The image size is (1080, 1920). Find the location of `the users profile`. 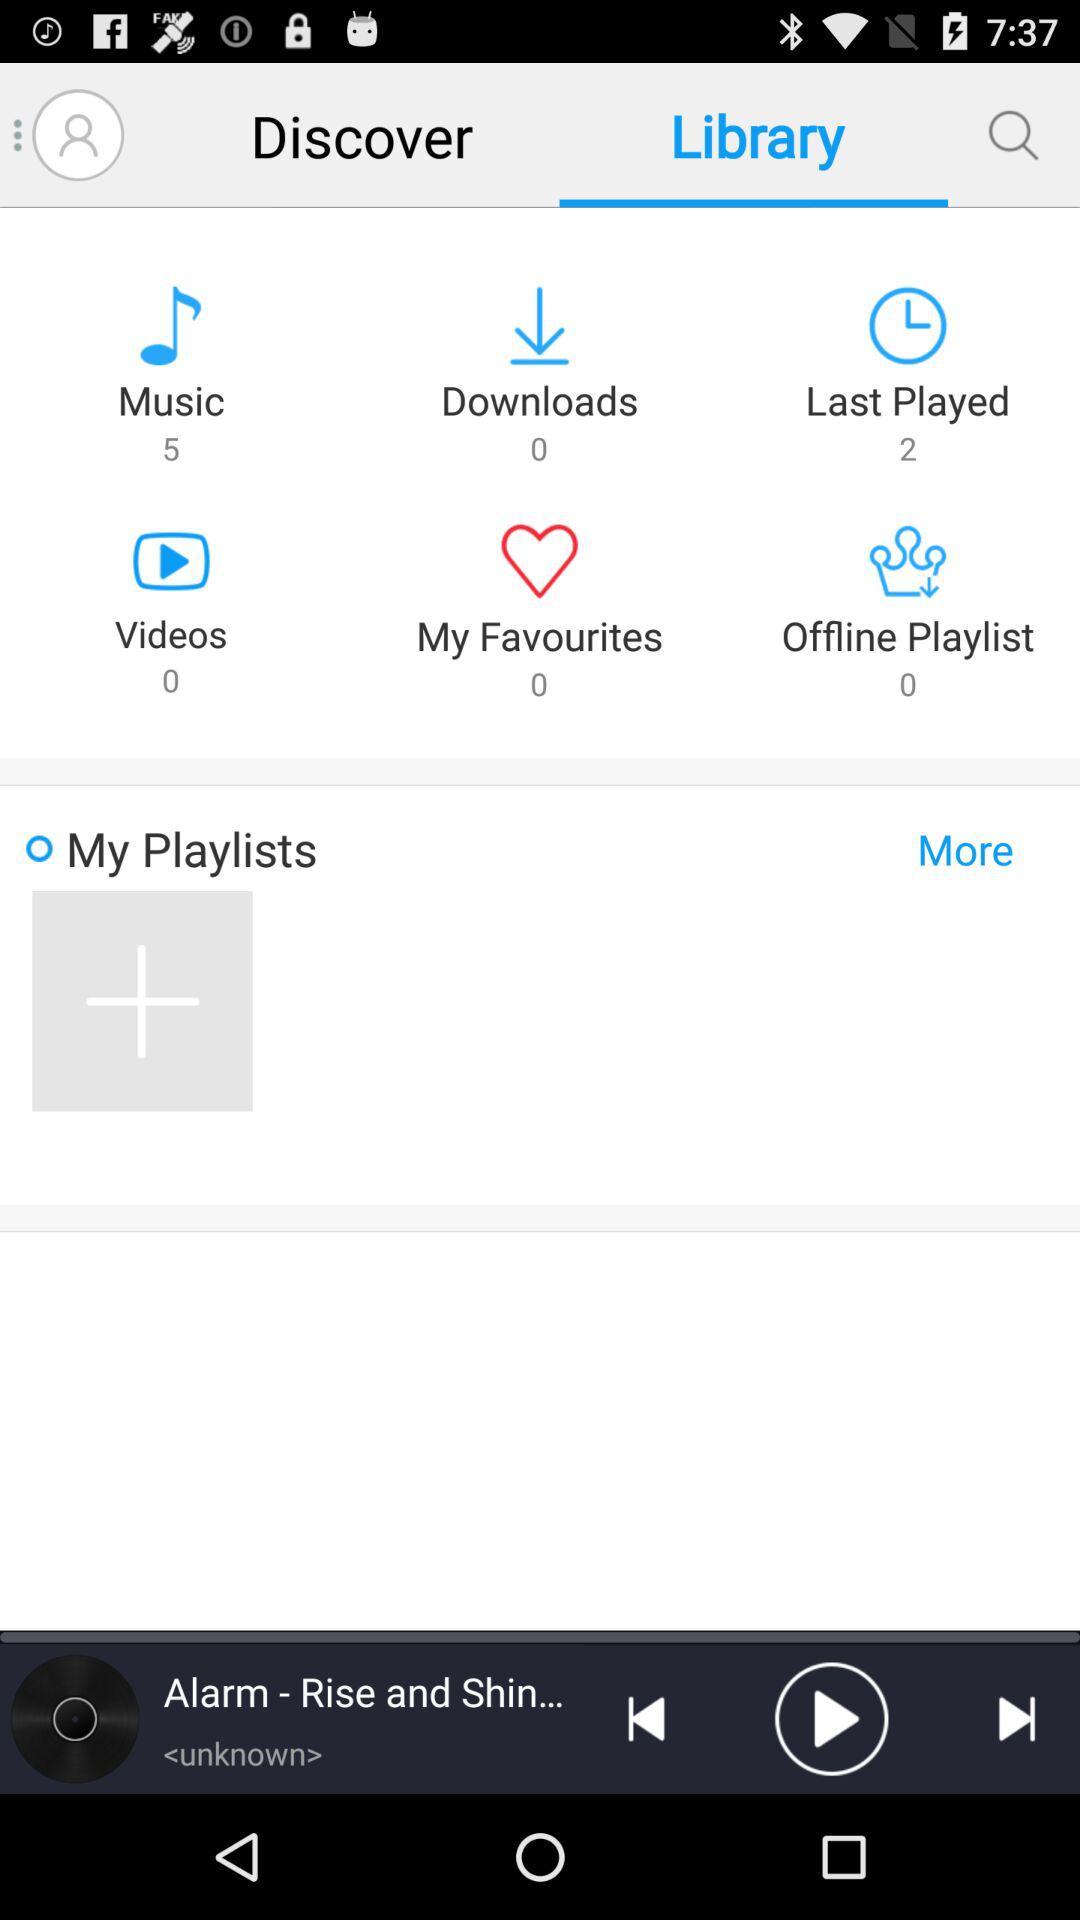

the users profile is located at coordinates (77, 134).